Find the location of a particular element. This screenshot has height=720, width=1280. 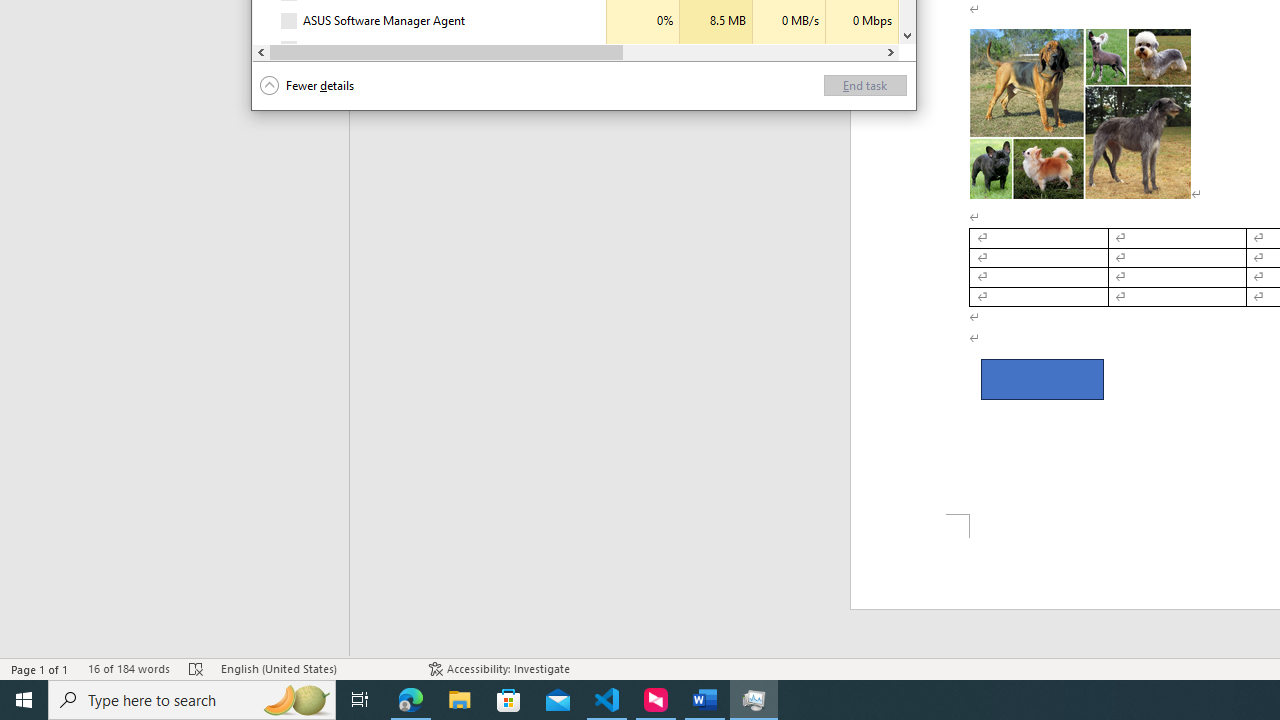

'Page Number Page 1 of 1' is located at coordinates (40, 669).